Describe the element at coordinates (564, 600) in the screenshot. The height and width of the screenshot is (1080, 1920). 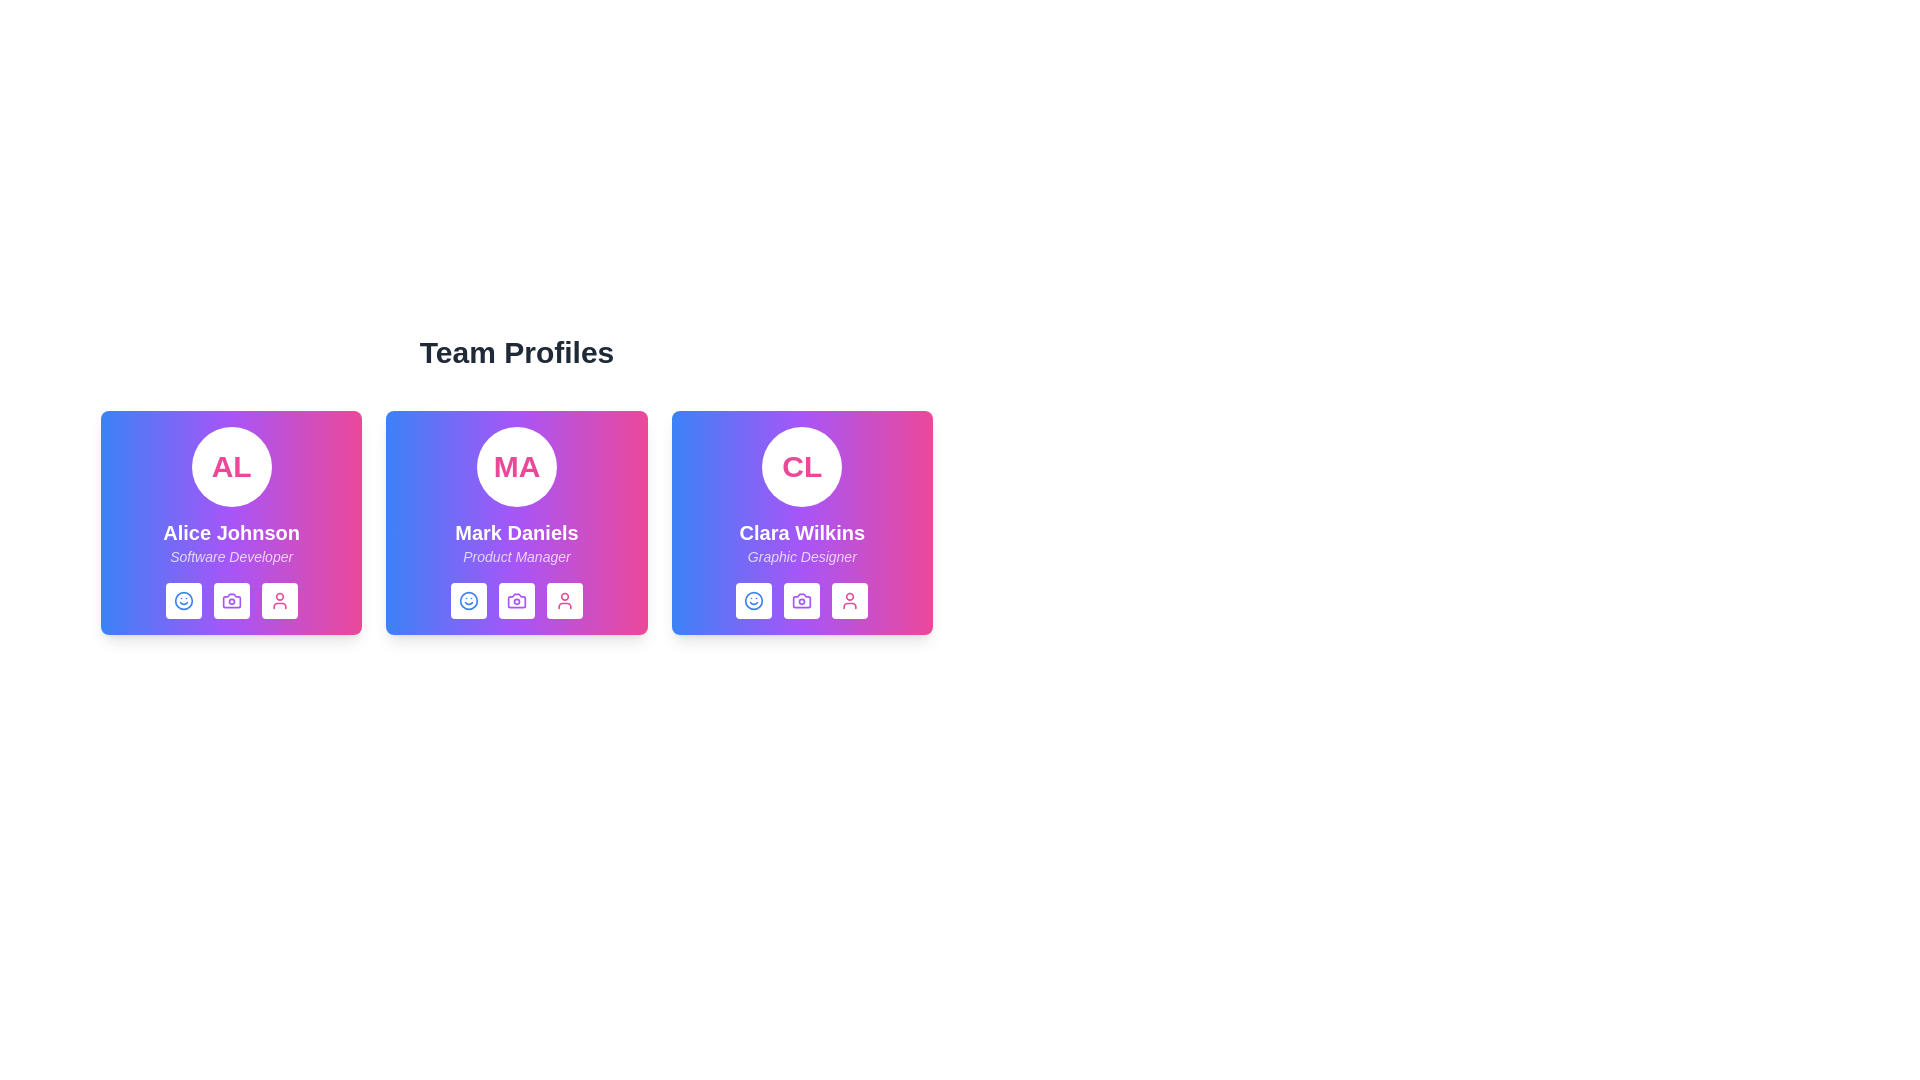
I see `the profile management button located in the bottom-right section of the card labeled 'Mark Daniels - Product Manager', which is the third button in a row of three buttons following a smiley icon and a camera icon` at that location.